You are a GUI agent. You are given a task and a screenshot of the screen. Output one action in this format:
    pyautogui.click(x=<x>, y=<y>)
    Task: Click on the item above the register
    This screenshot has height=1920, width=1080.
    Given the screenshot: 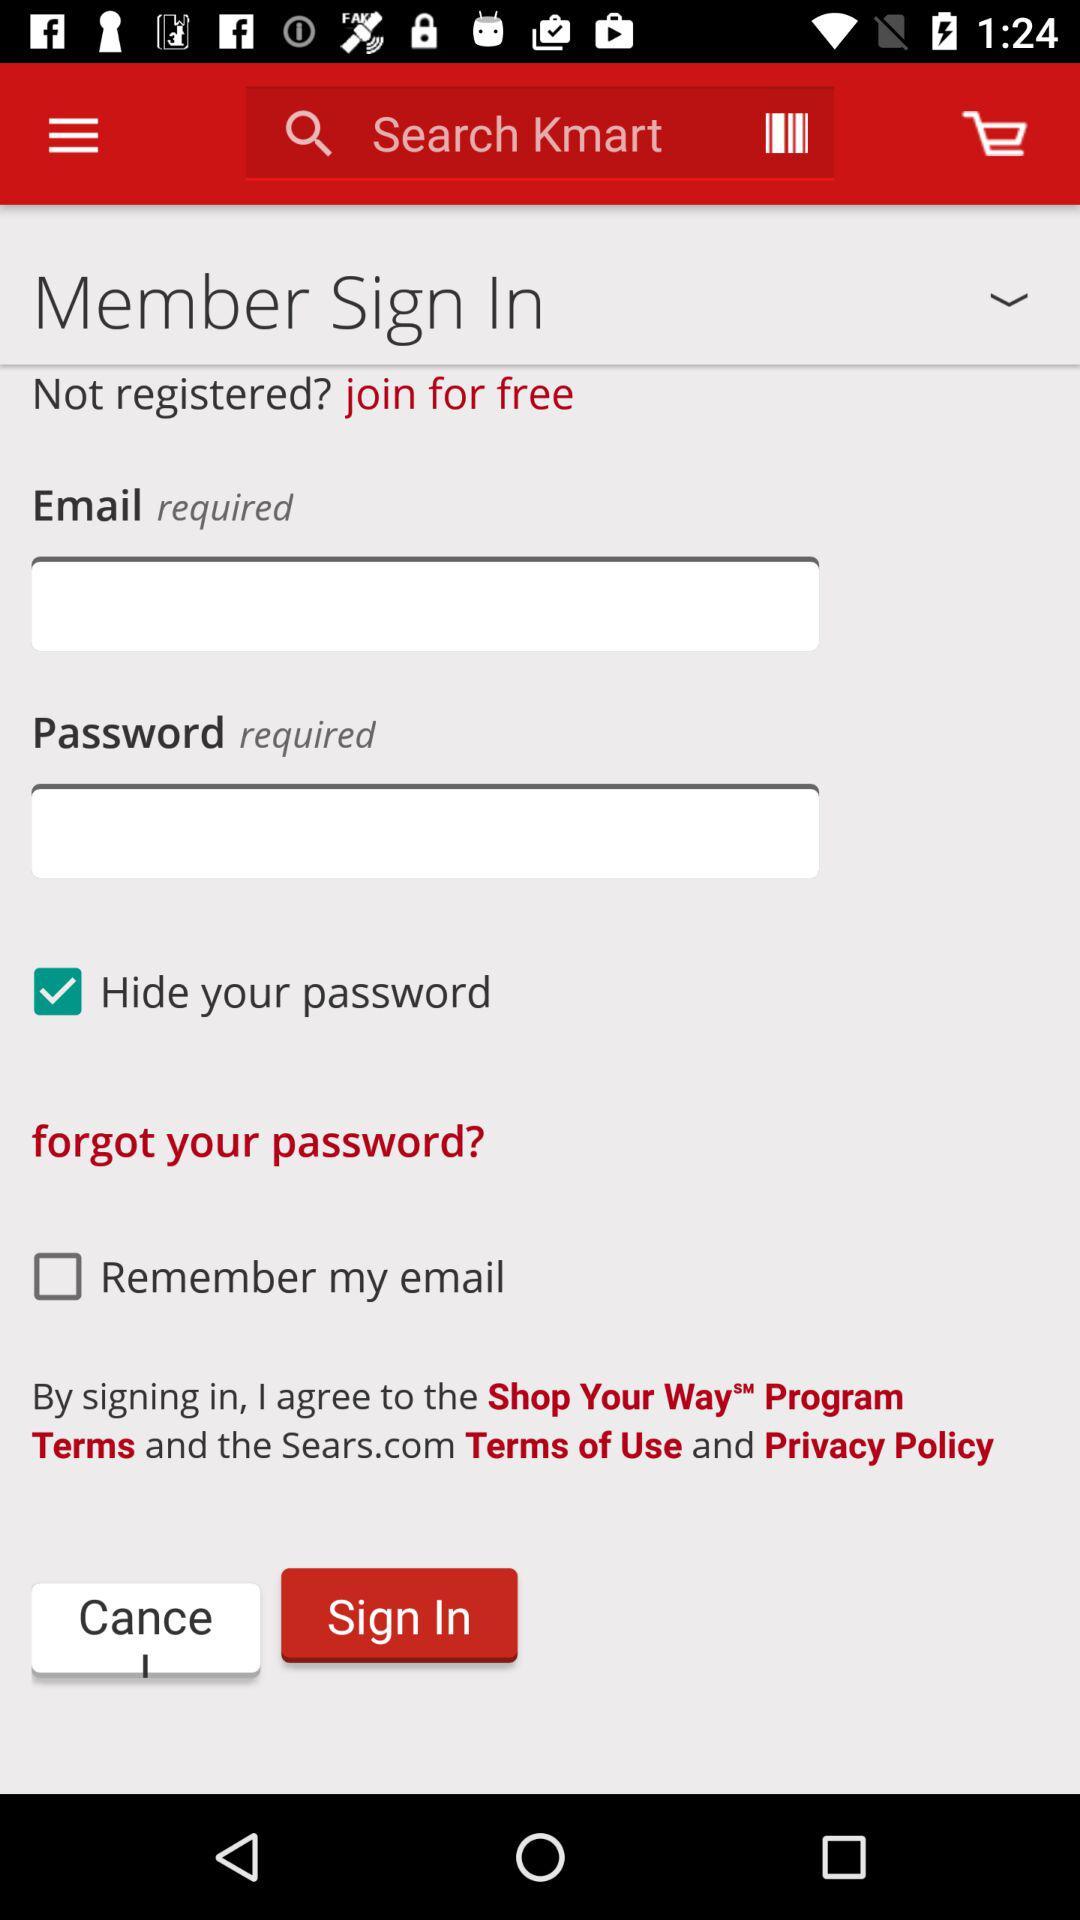 What is the action you would take?
    pyautogui.click(x=144, y=1630)
    